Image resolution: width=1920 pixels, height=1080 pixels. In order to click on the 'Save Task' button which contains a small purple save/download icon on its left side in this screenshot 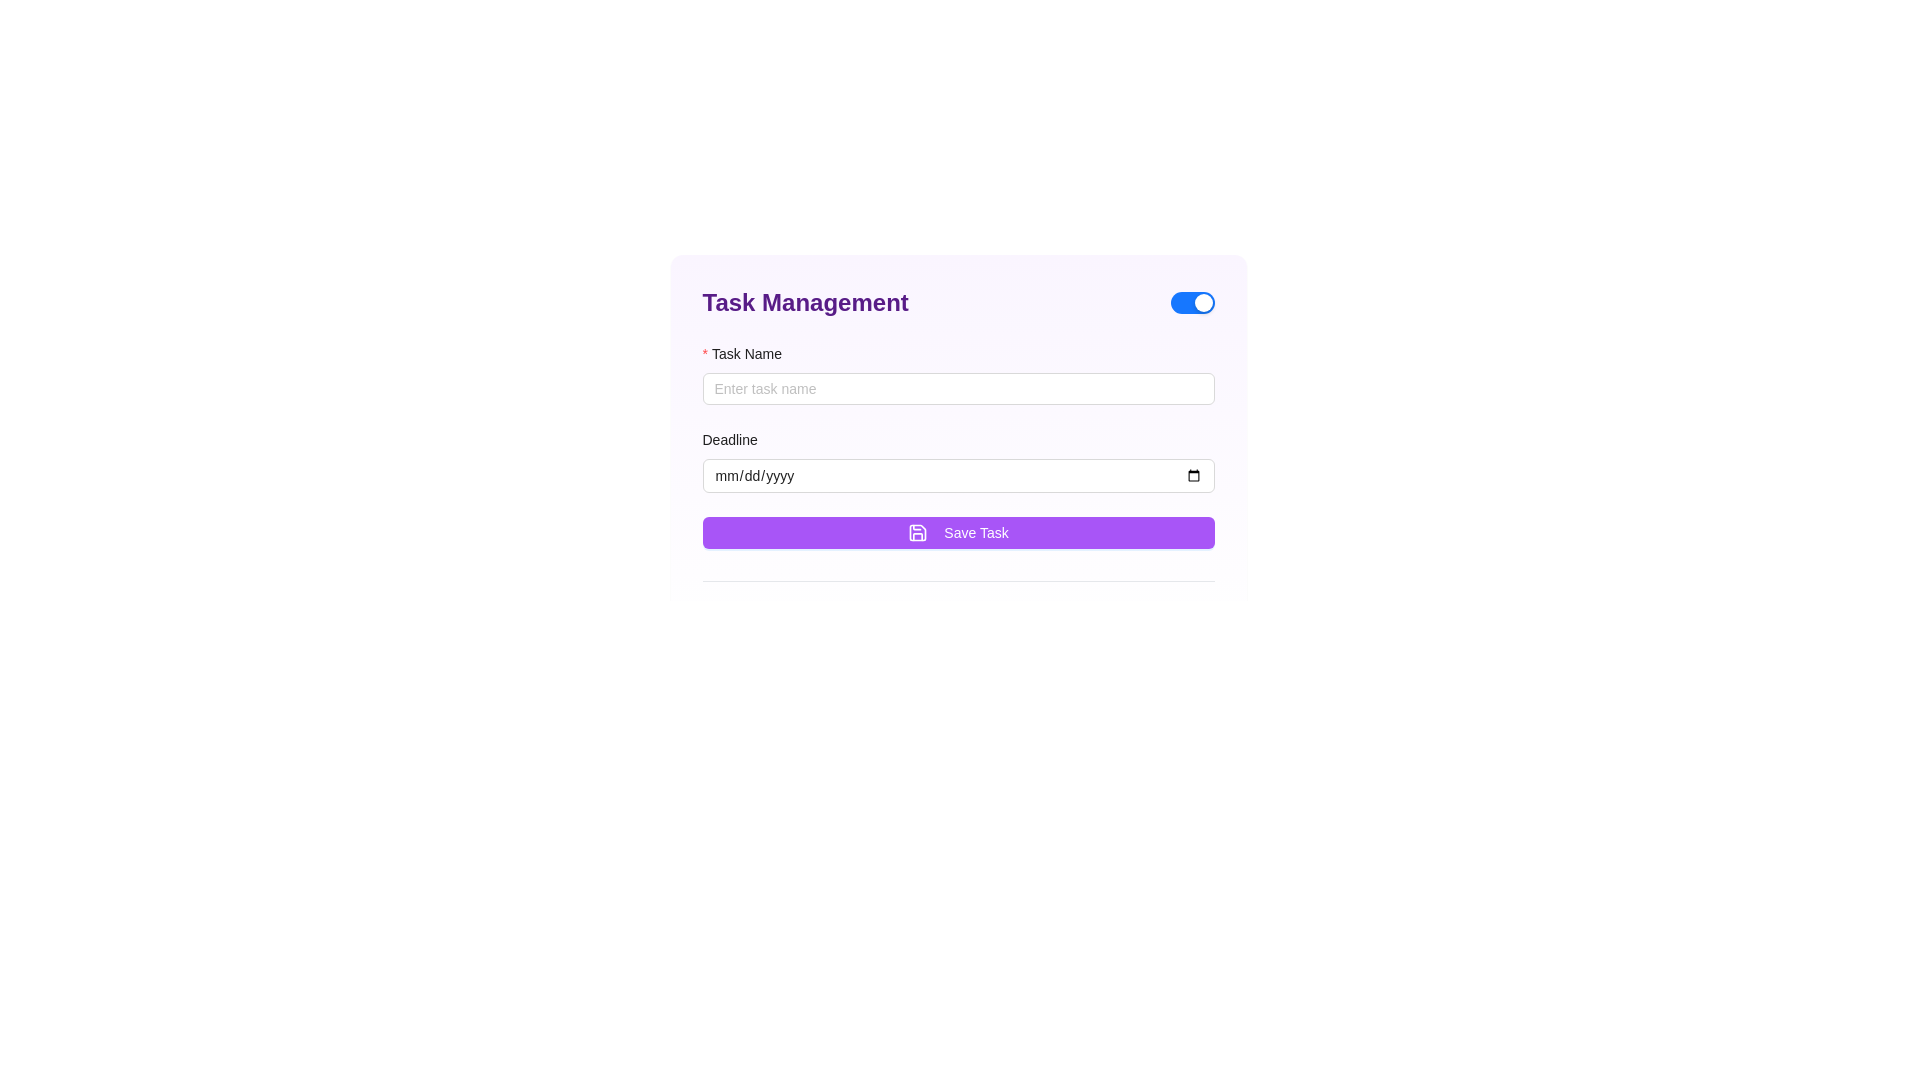, I will do `click(916, 531)`.